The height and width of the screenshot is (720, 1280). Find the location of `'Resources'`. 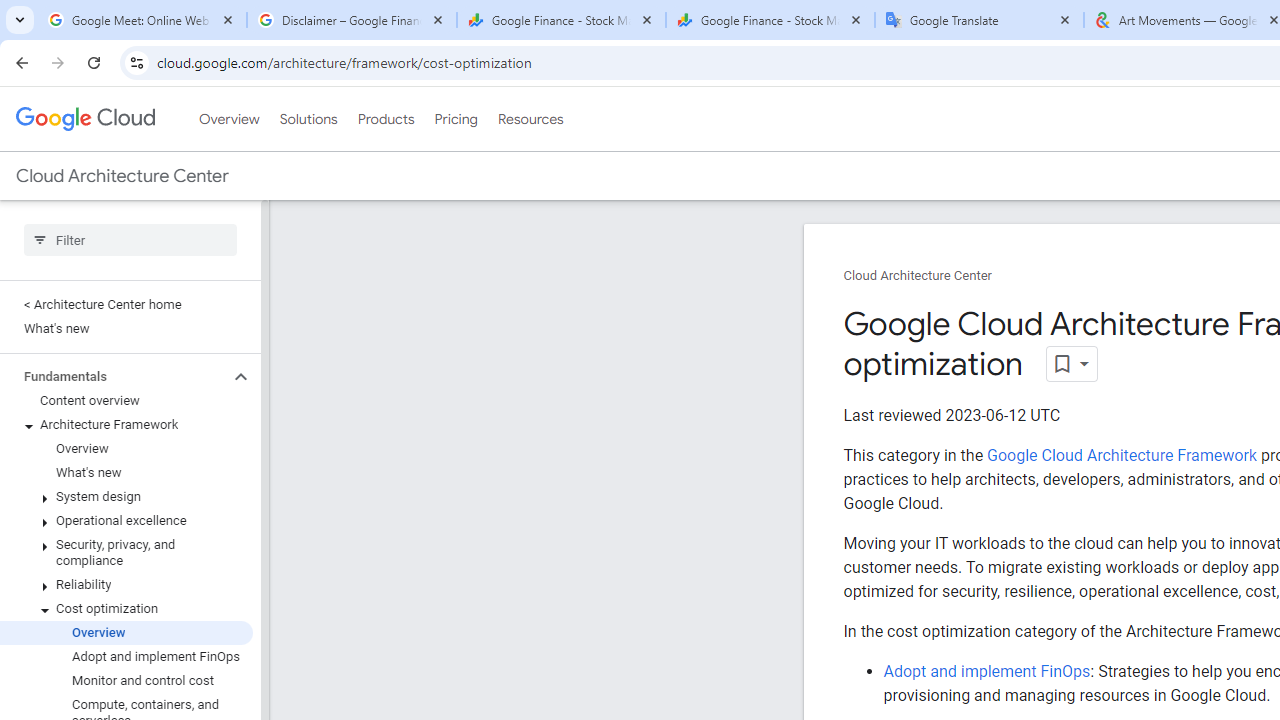

'Resources' is located at coordinates (530, 119).